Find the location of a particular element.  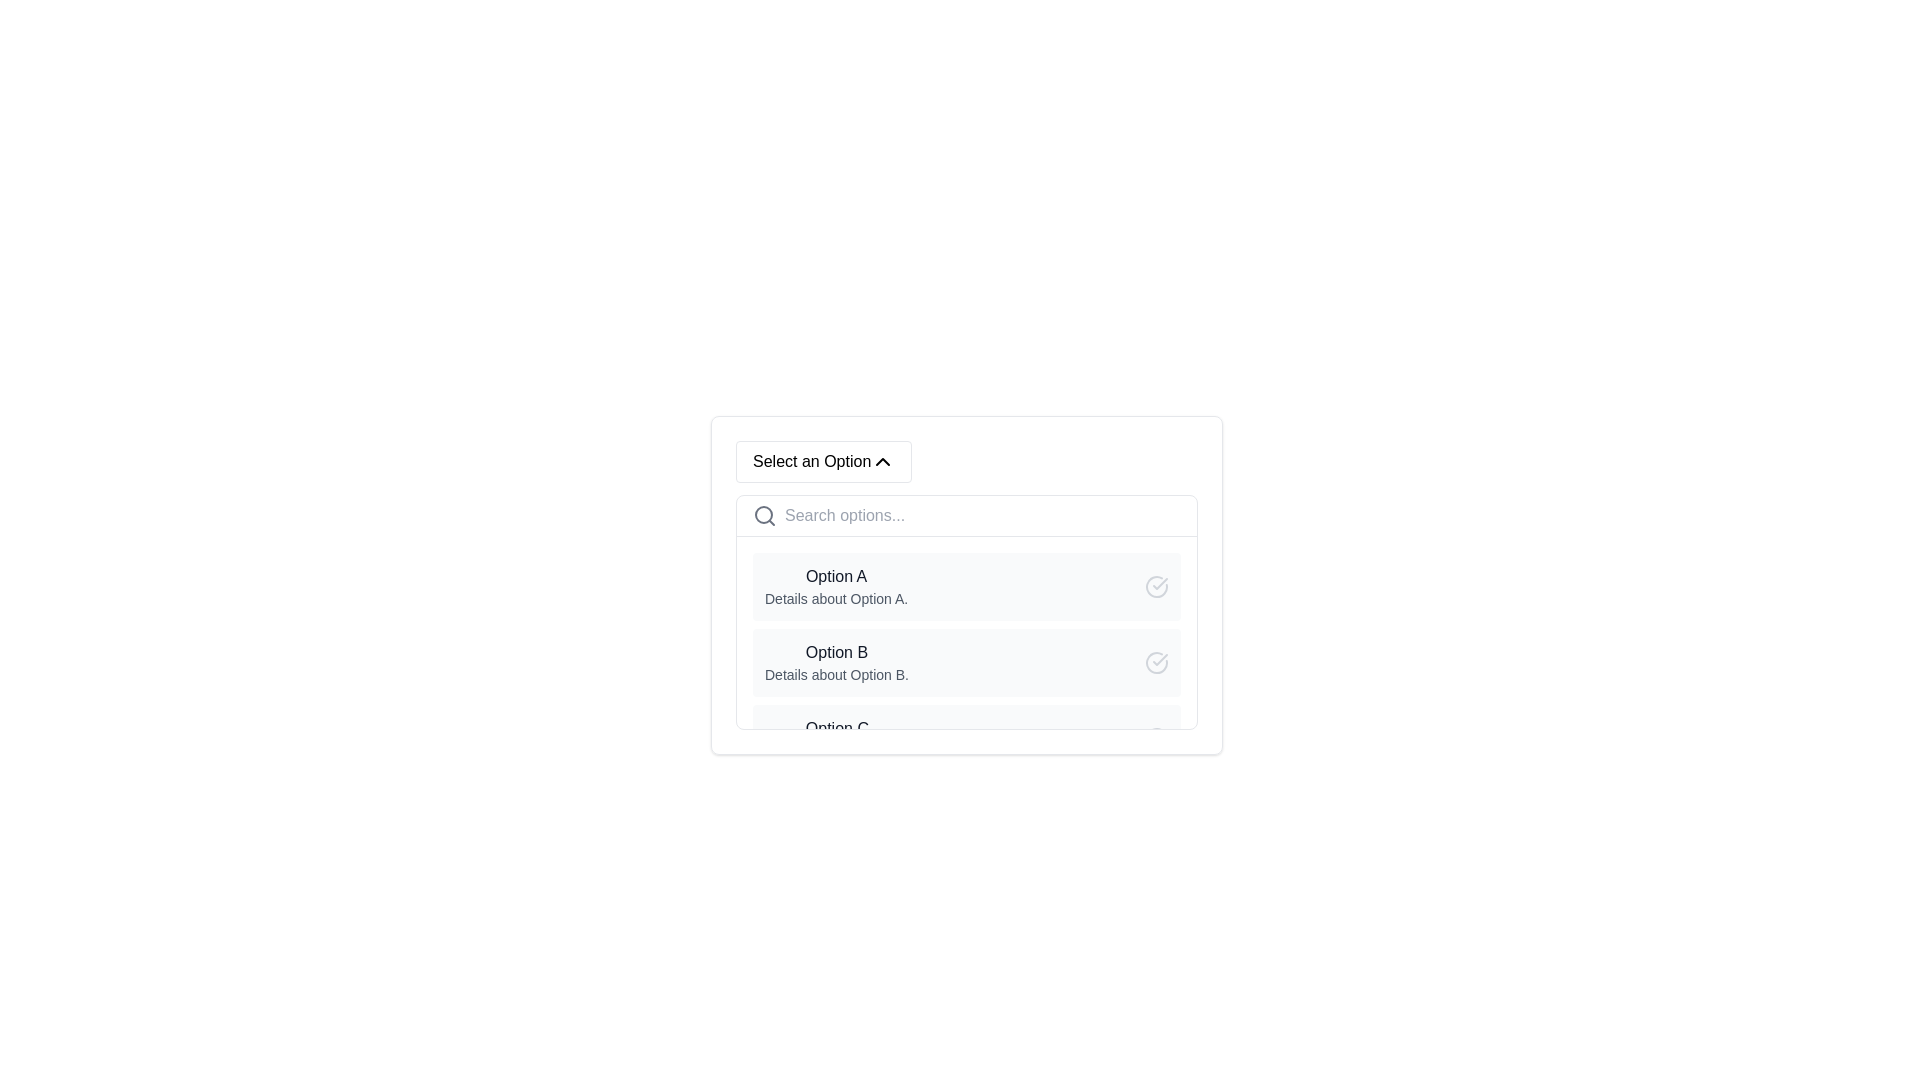

the Check Circle icon indicating the selection state of 'Option A', which is positioned to the right of the descriptive text 'Details about Option A' is located at coordinates (1156, 585).